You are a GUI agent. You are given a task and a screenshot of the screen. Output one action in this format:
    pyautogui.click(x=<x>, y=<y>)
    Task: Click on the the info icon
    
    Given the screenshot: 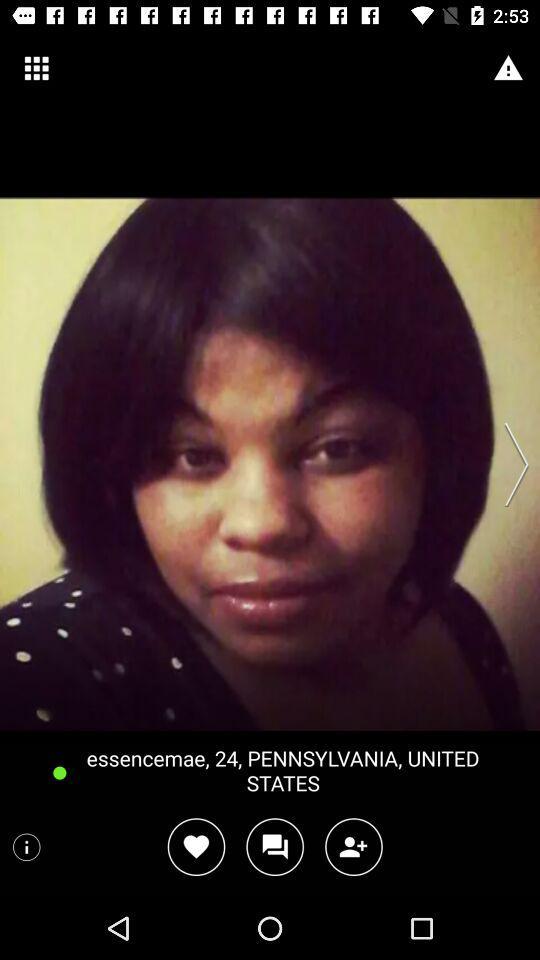 What is the action you would take?
    pyautogui.click(x=25, y=846)
    